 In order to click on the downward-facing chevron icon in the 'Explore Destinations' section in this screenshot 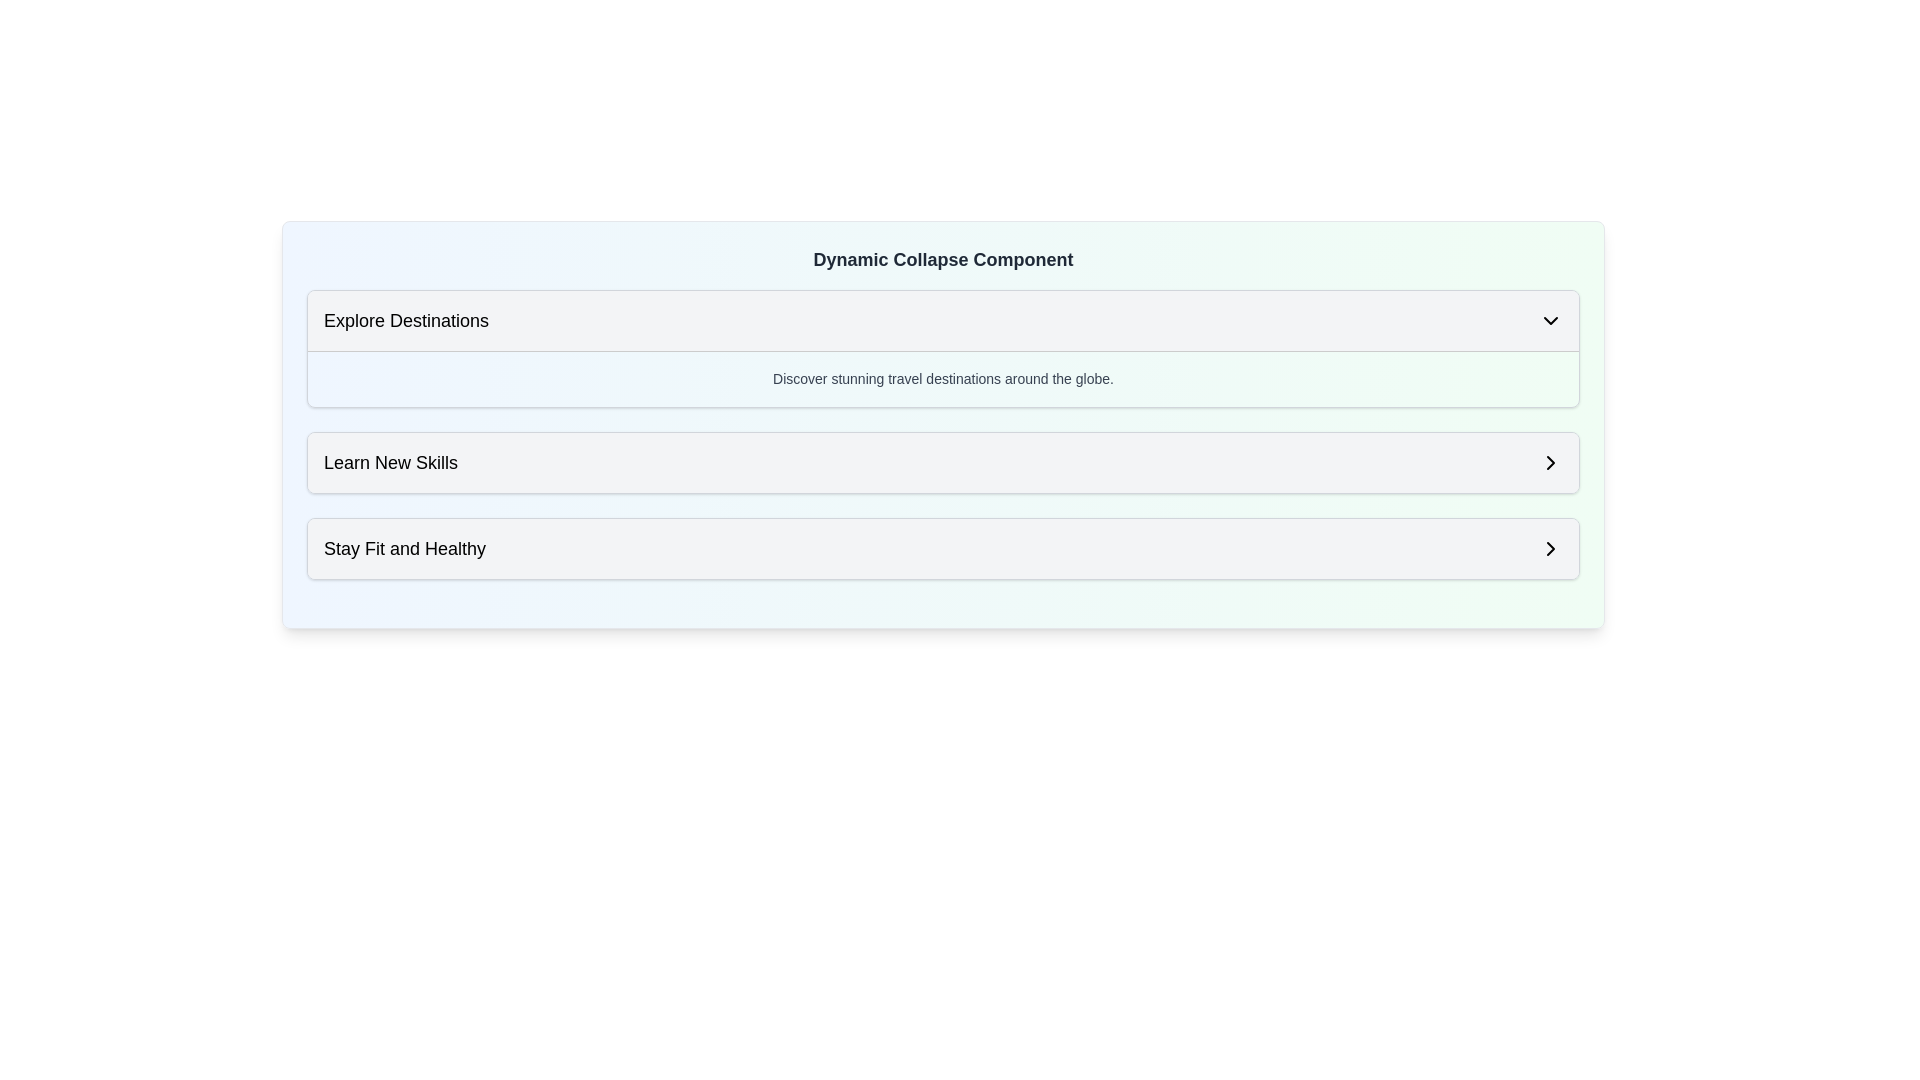, I will do `click(1549, 319)`.